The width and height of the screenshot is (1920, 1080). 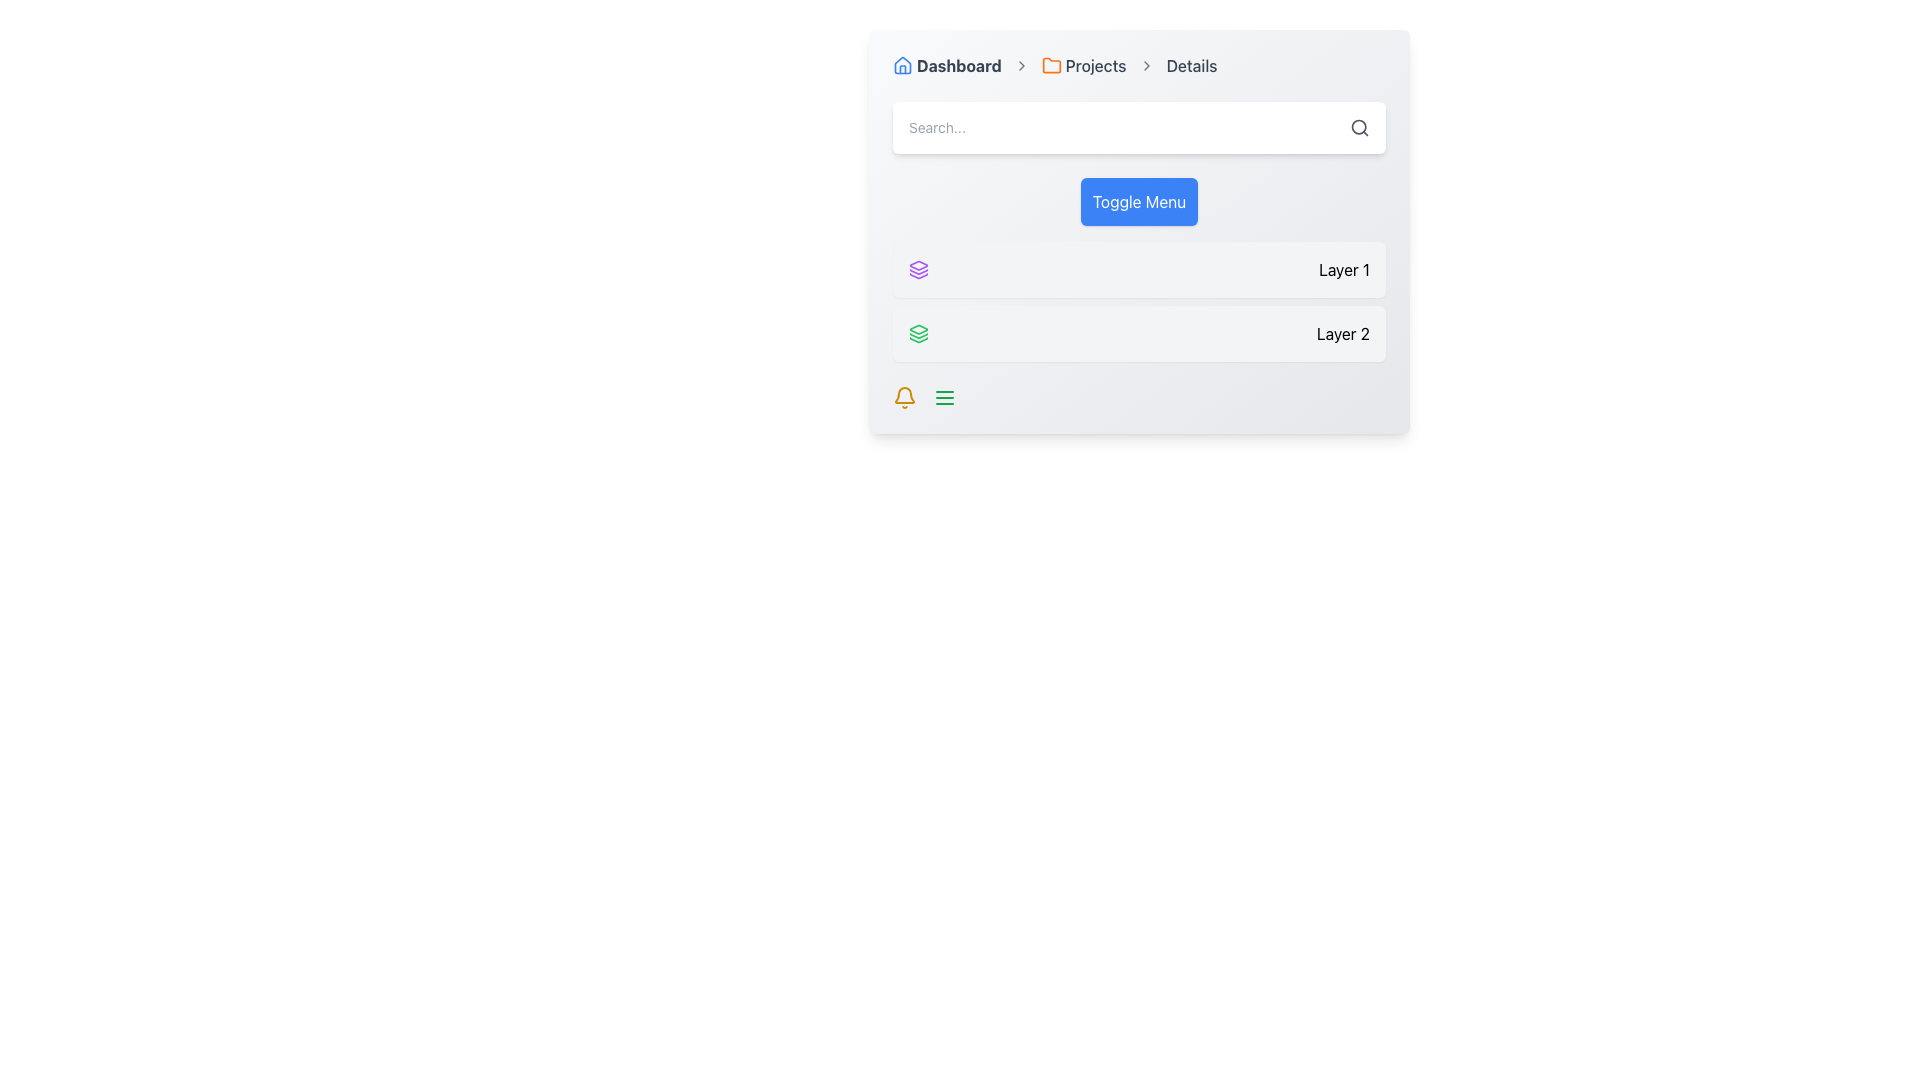 What do you see at coordinates (1139, 64) in the screenshot?
I see `the 'Projects' text within the Breadcrumb navigation bar` at bounding box center [1139, 64].